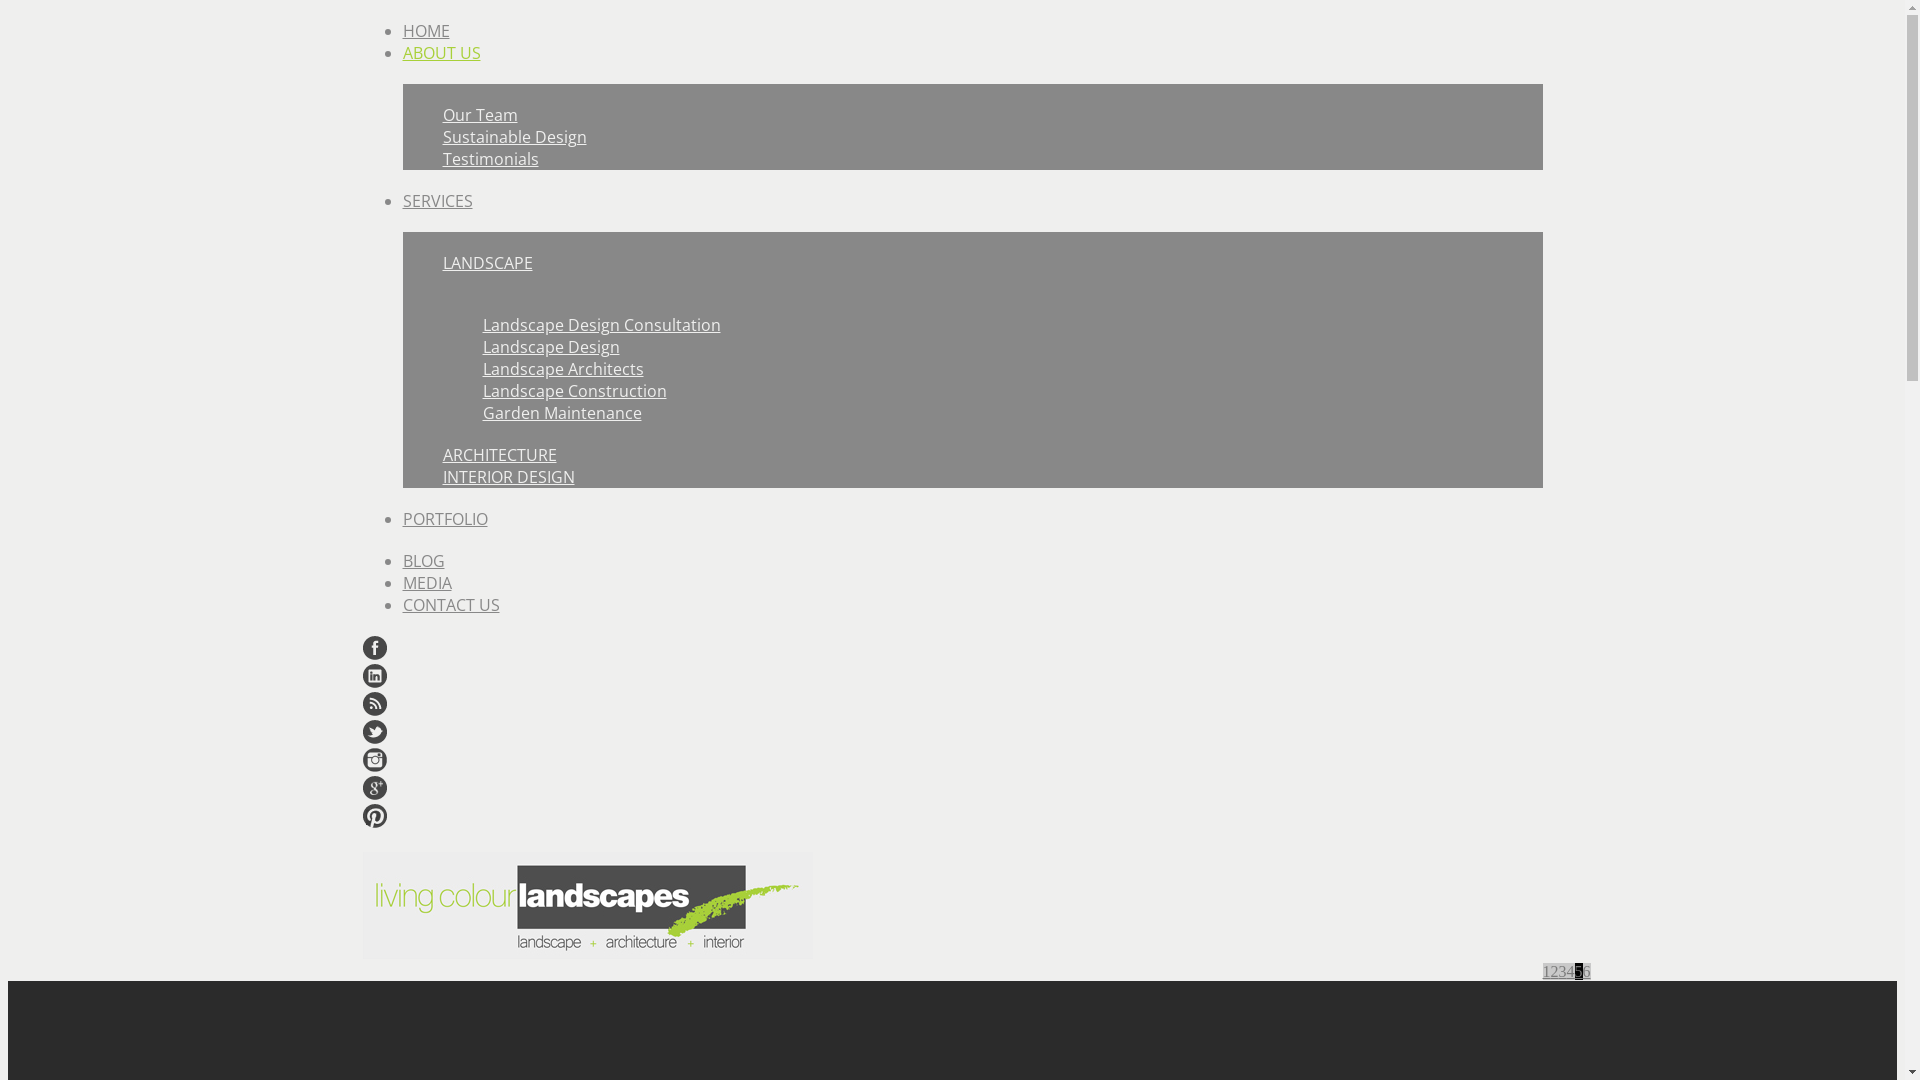 Image resolution: width=1920 pixels, height=1080 pixels. I want to click on 'Sustainable Design', so click(513, 136).